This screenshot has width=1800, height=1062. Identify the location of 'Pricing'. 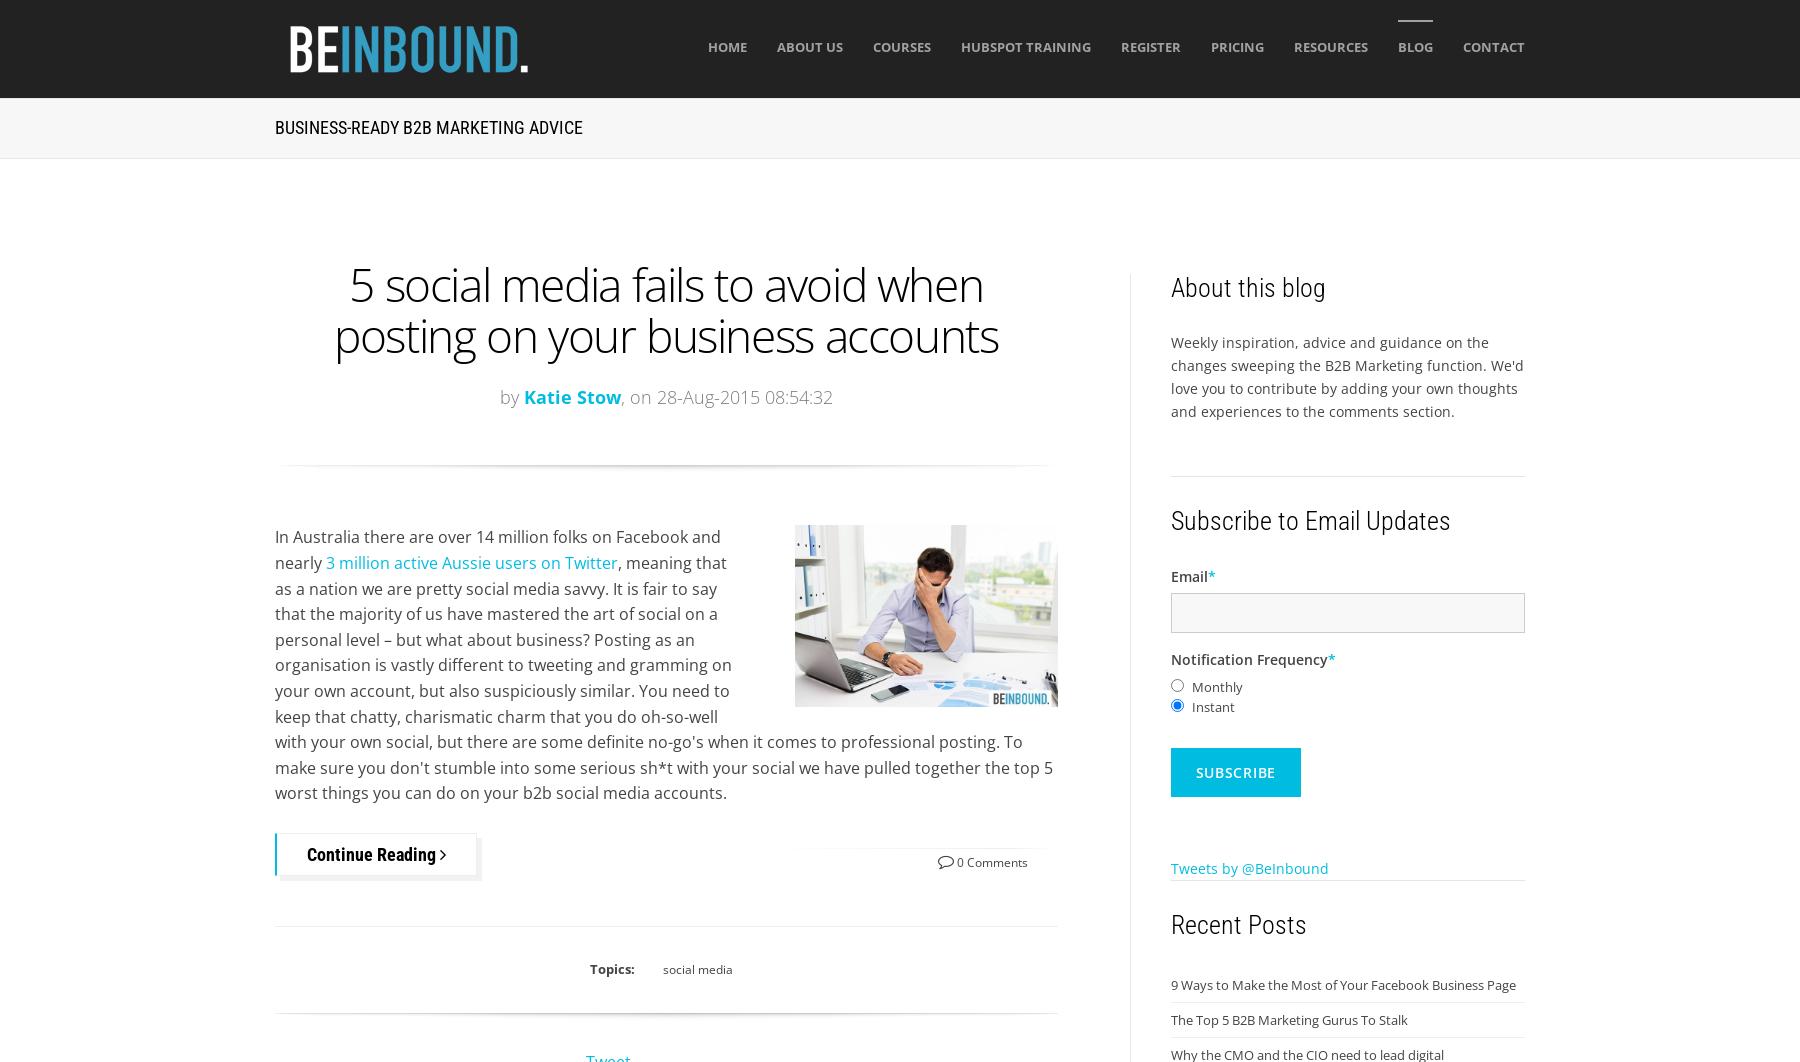
(1235, 47).